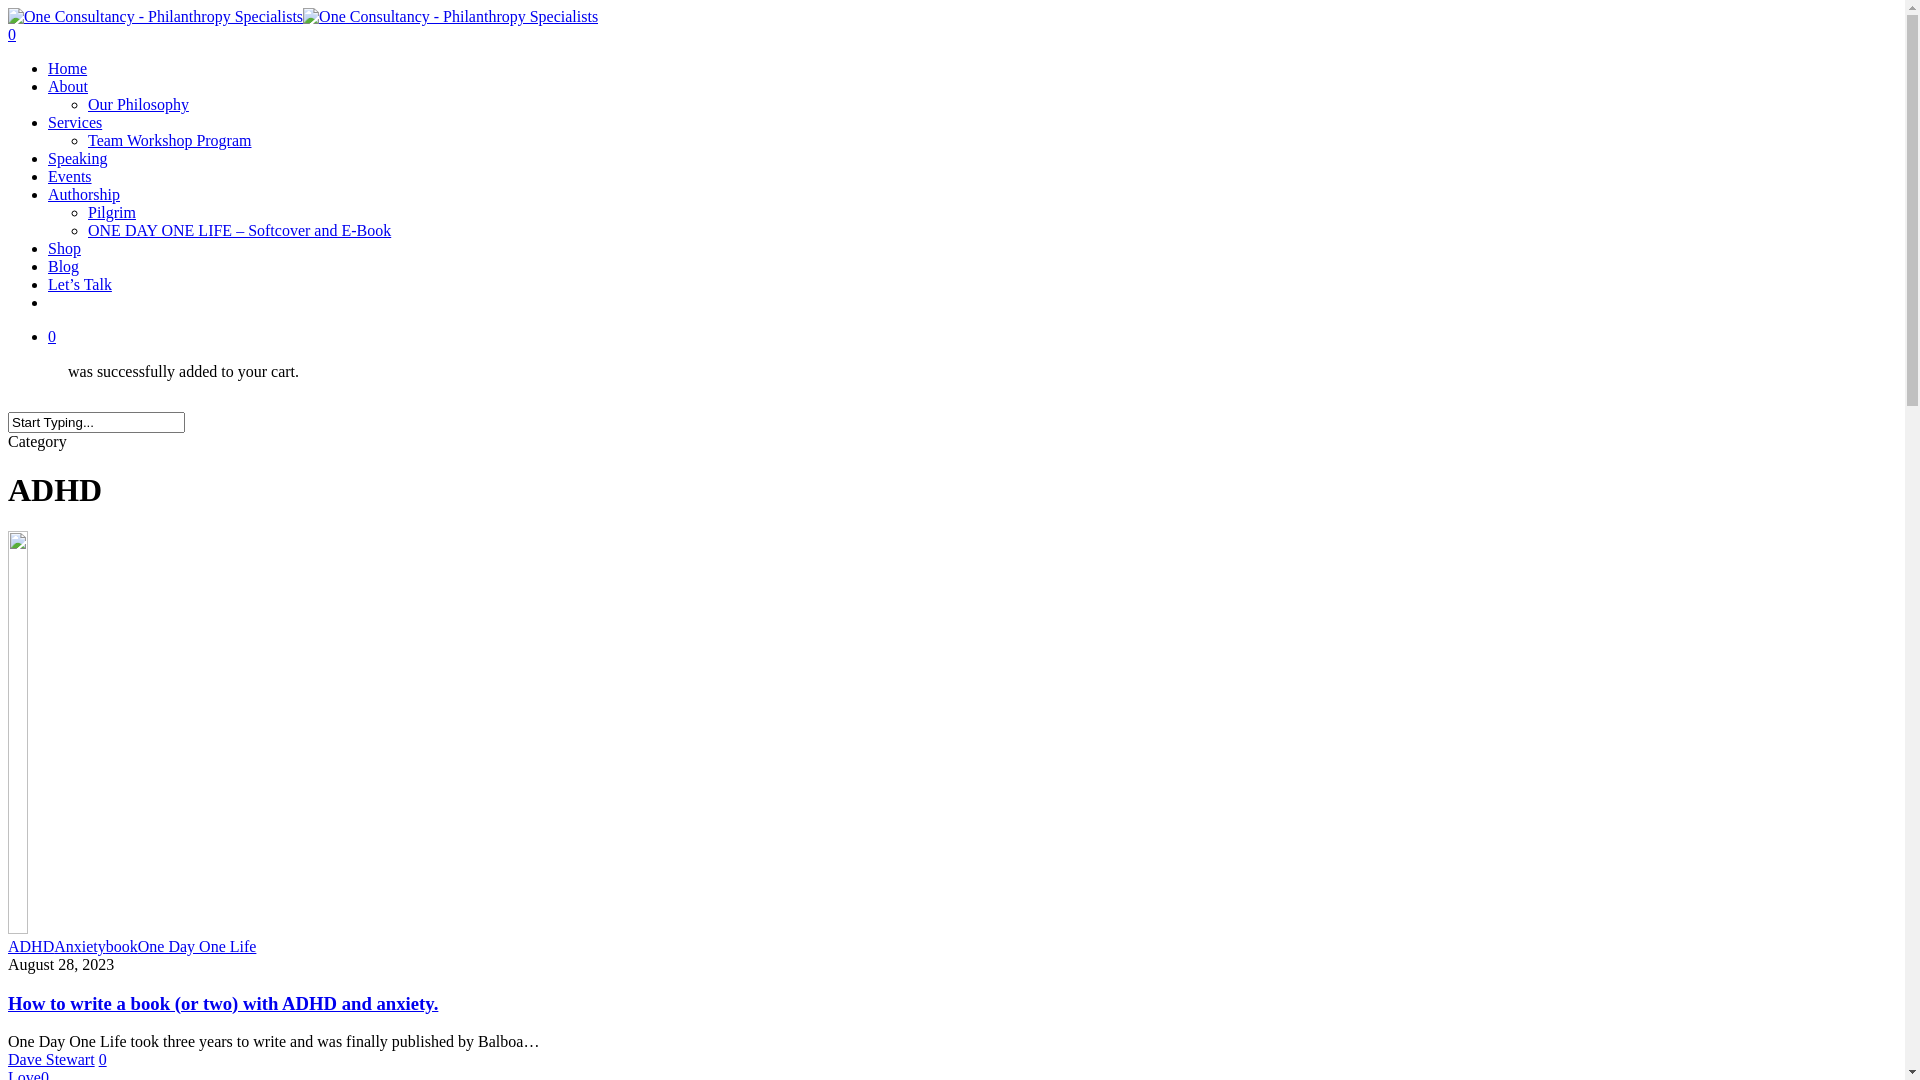 The image size is (1920, 1080). Describe the element at coordinates (64, 247) in the screenshot. I see `'Shop'` at that location.